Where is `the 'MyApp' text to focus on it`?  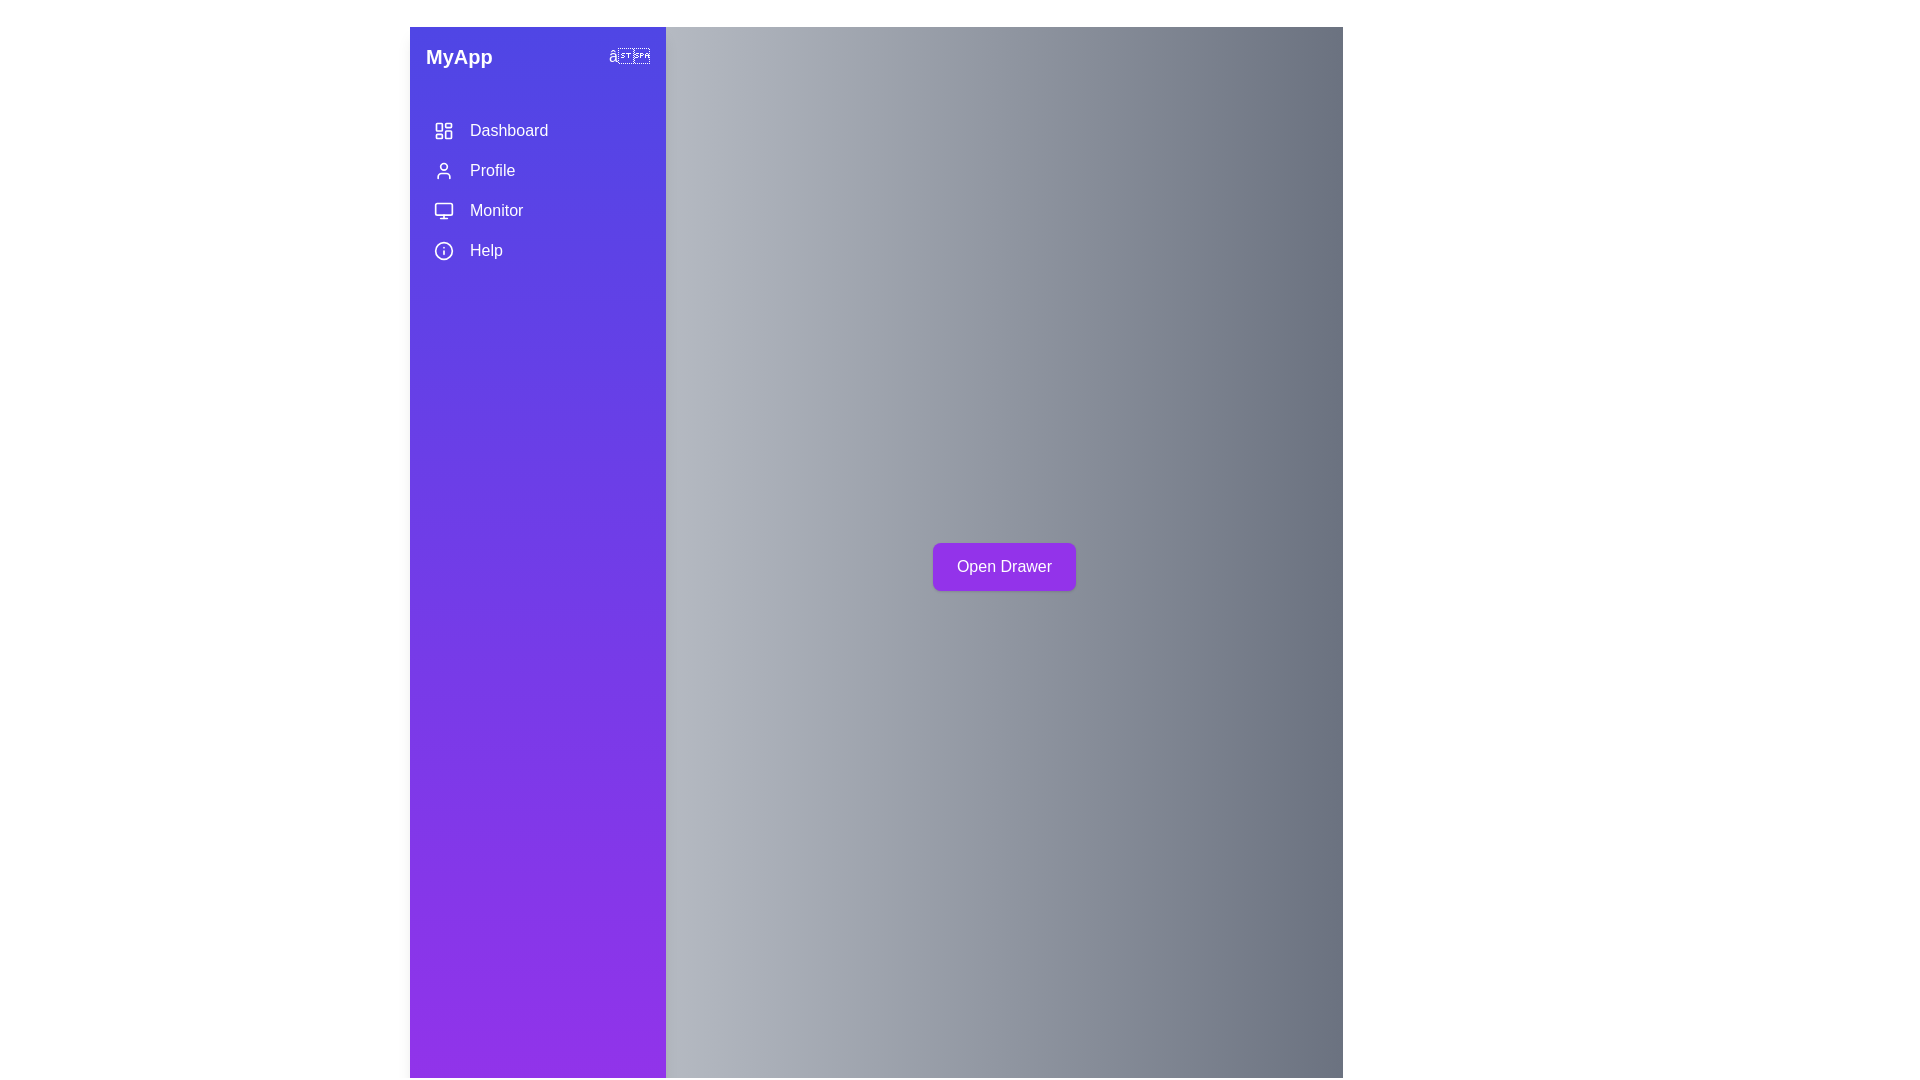
the 'MyApp' text to focus on it is located at coordinates (458, 56).